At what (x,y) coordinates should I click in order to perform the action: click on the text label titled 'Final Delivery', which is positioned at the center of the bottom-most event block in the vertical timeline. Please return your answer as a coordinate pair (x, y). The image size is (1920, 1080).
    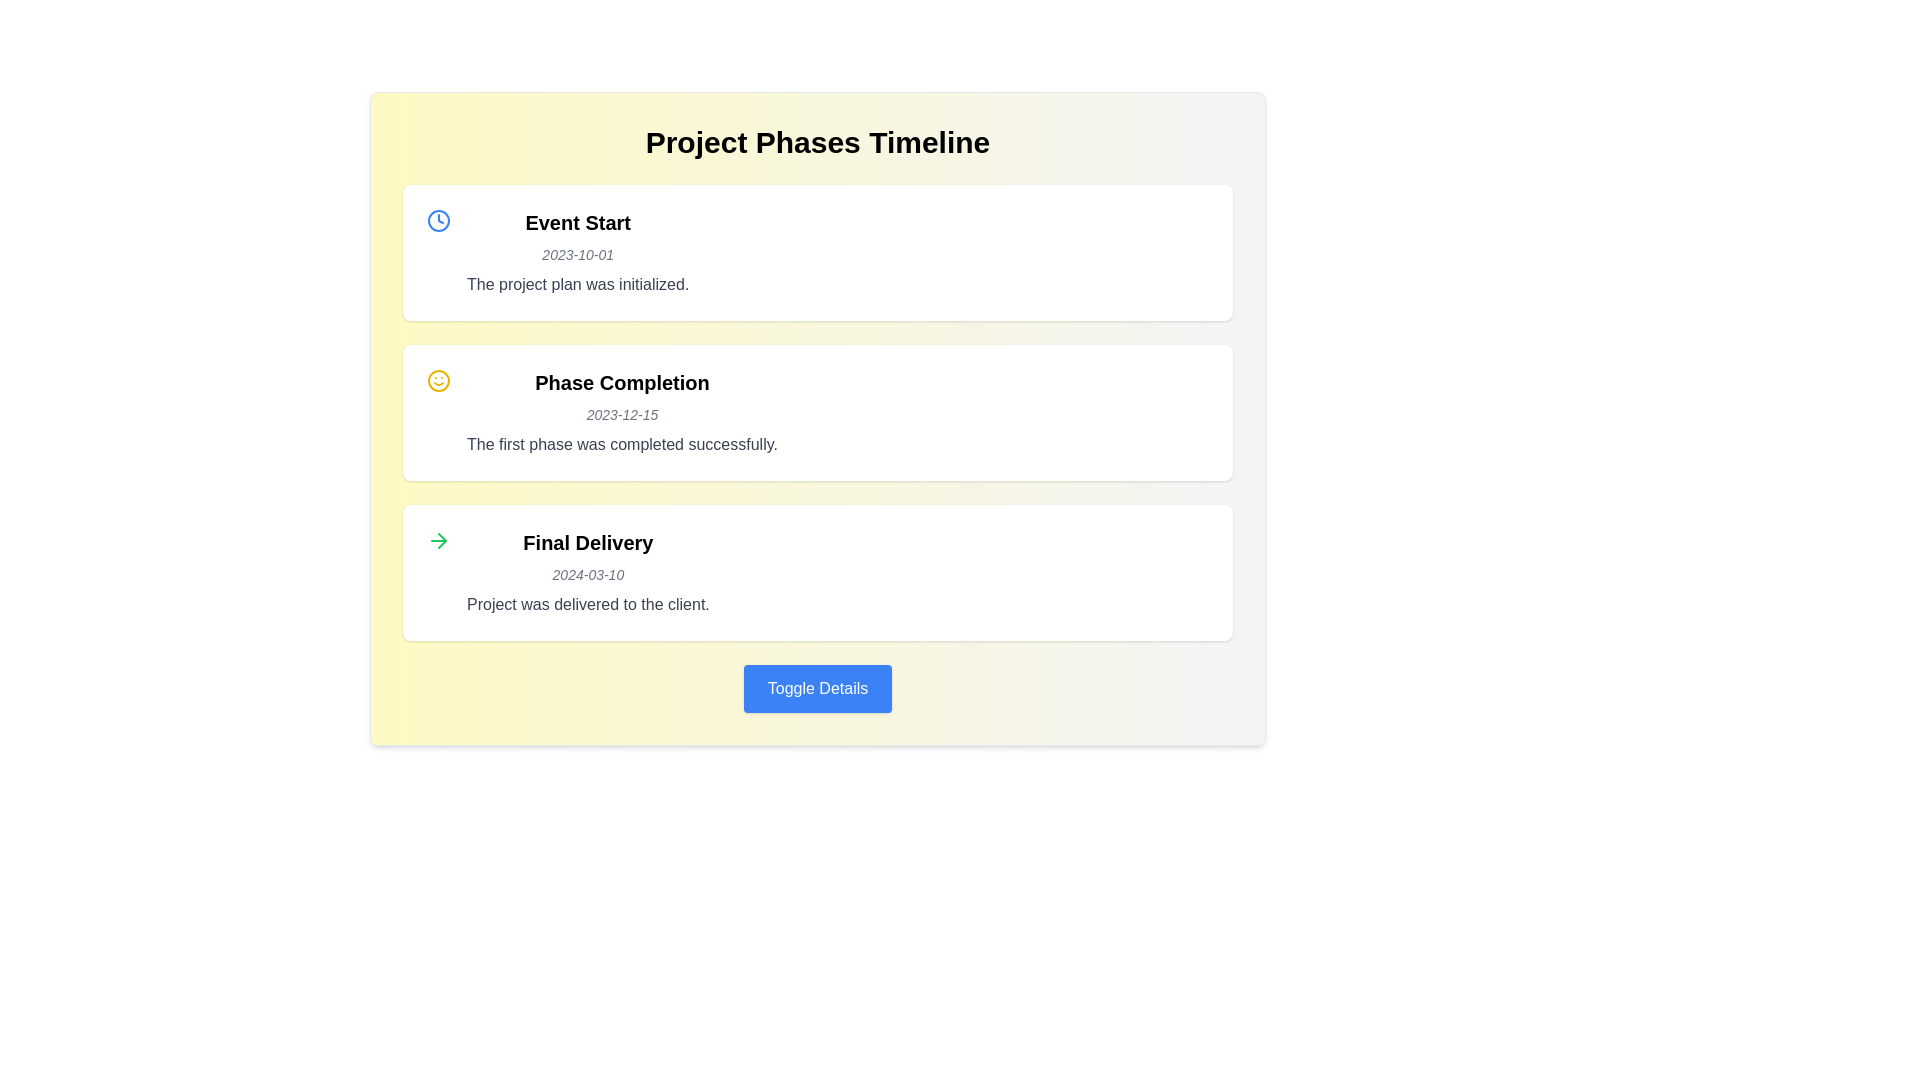
    Looking at the image, I should click on (587, 543).